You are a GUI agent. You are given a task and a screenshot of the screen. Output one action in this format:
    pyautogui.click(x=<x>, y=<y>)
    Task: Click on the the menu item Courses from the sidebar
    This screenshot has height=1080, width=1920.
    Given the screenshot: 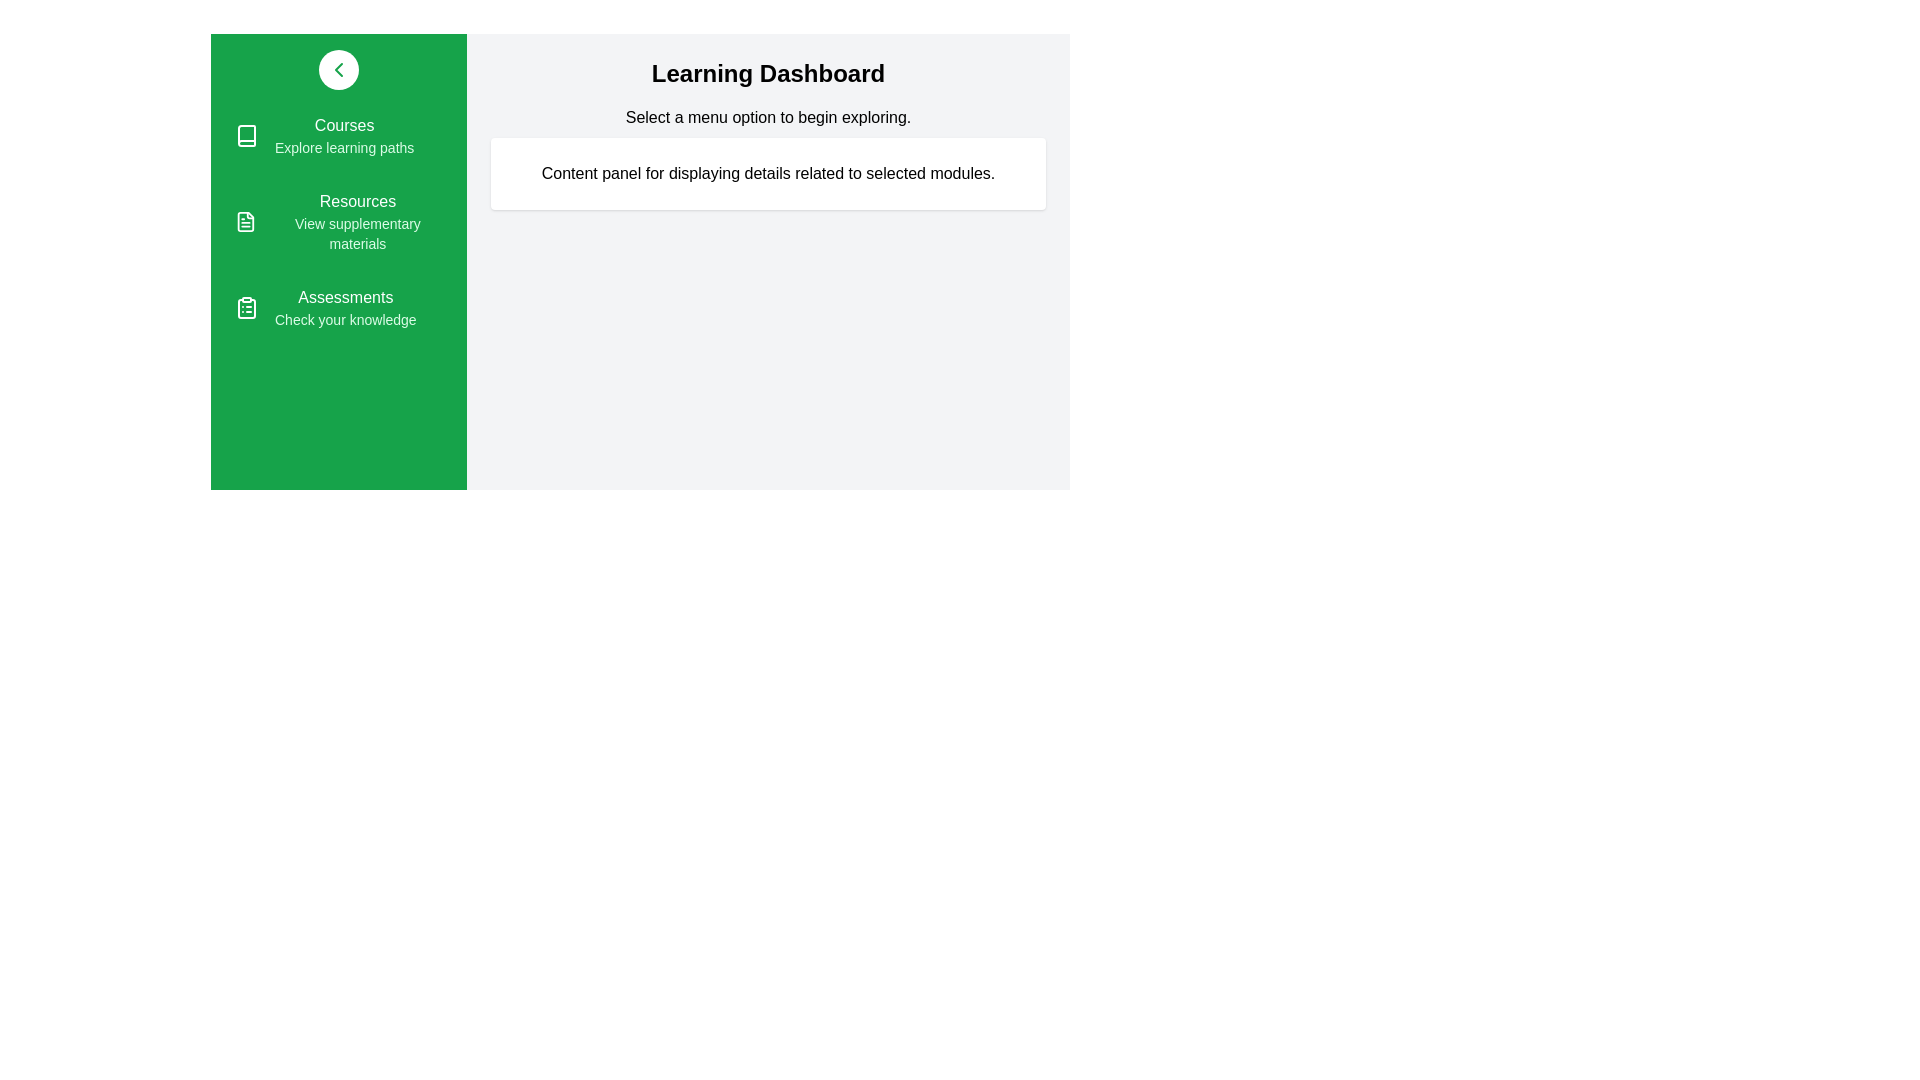 What is the action you would take?
    pyautogui.click(x=339, y=135)
    